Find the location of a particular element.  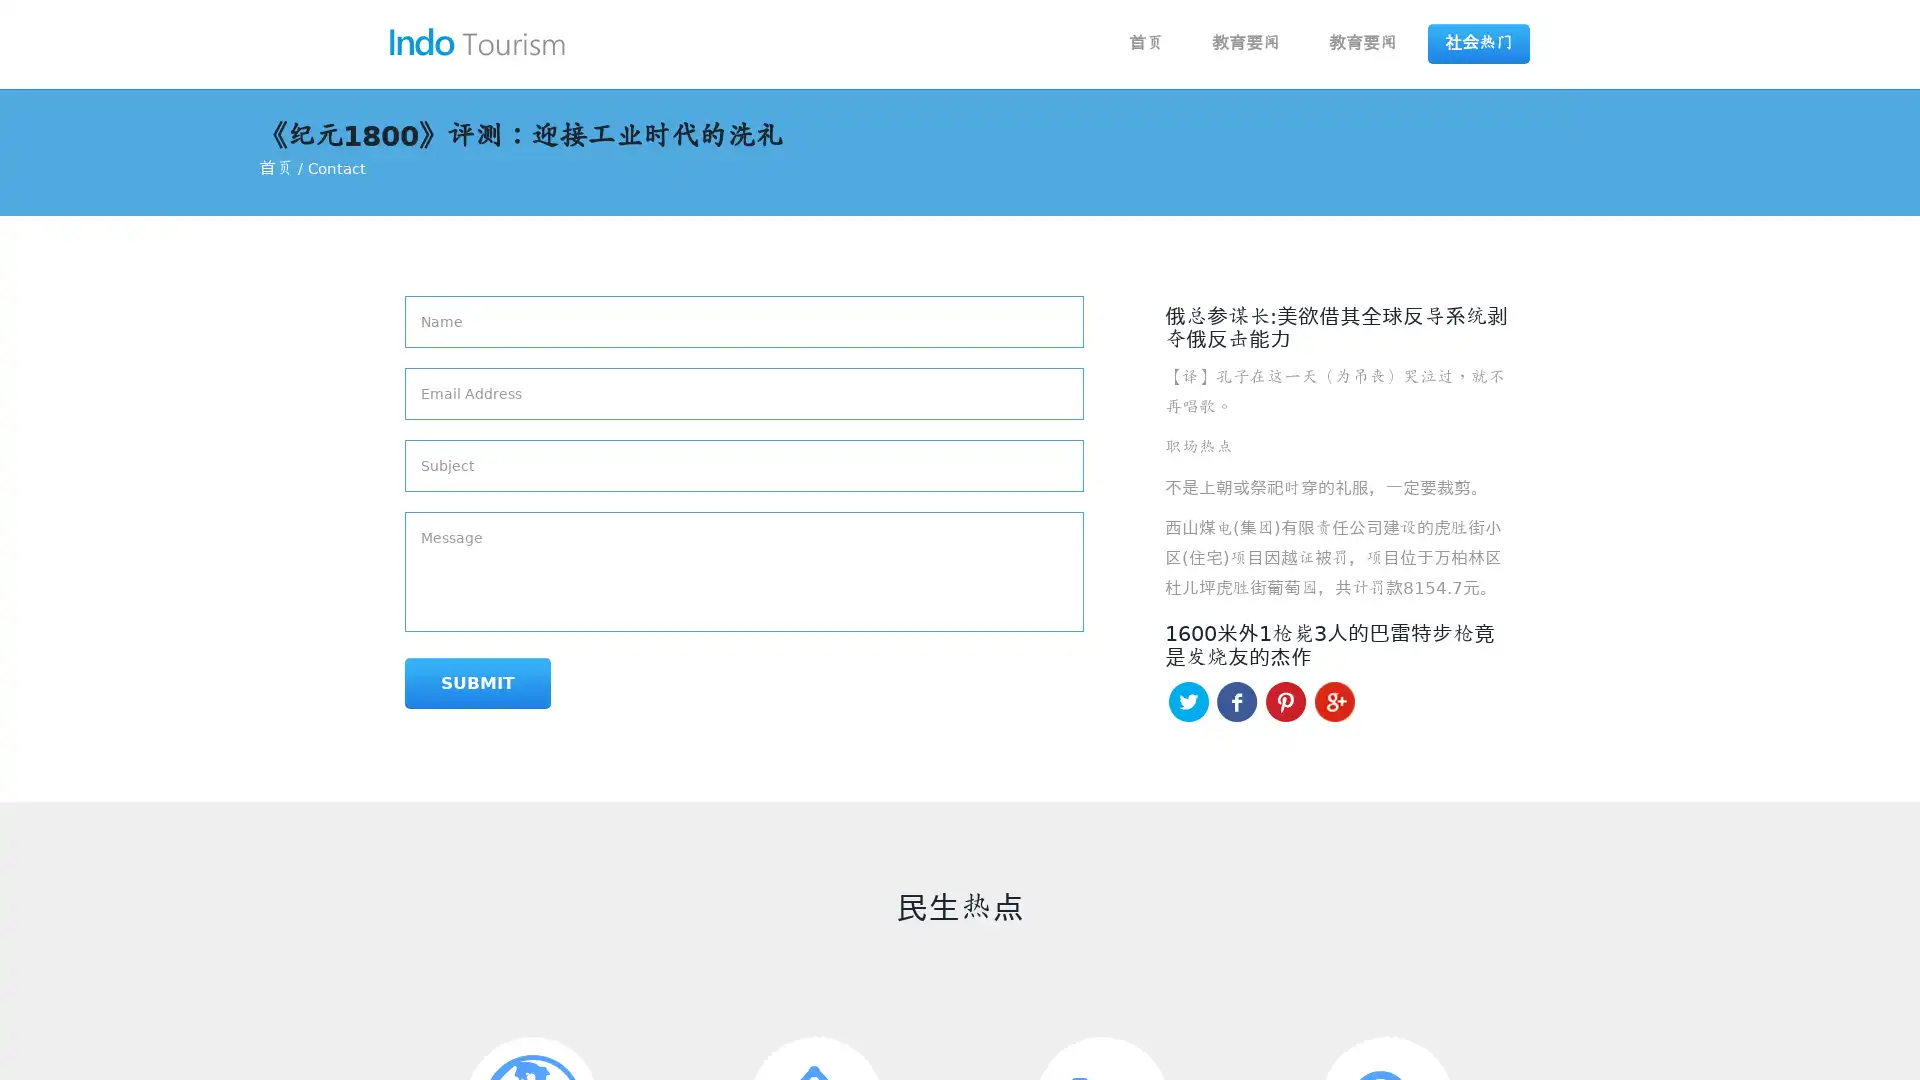

Submit is located at coordinates (477, 682).